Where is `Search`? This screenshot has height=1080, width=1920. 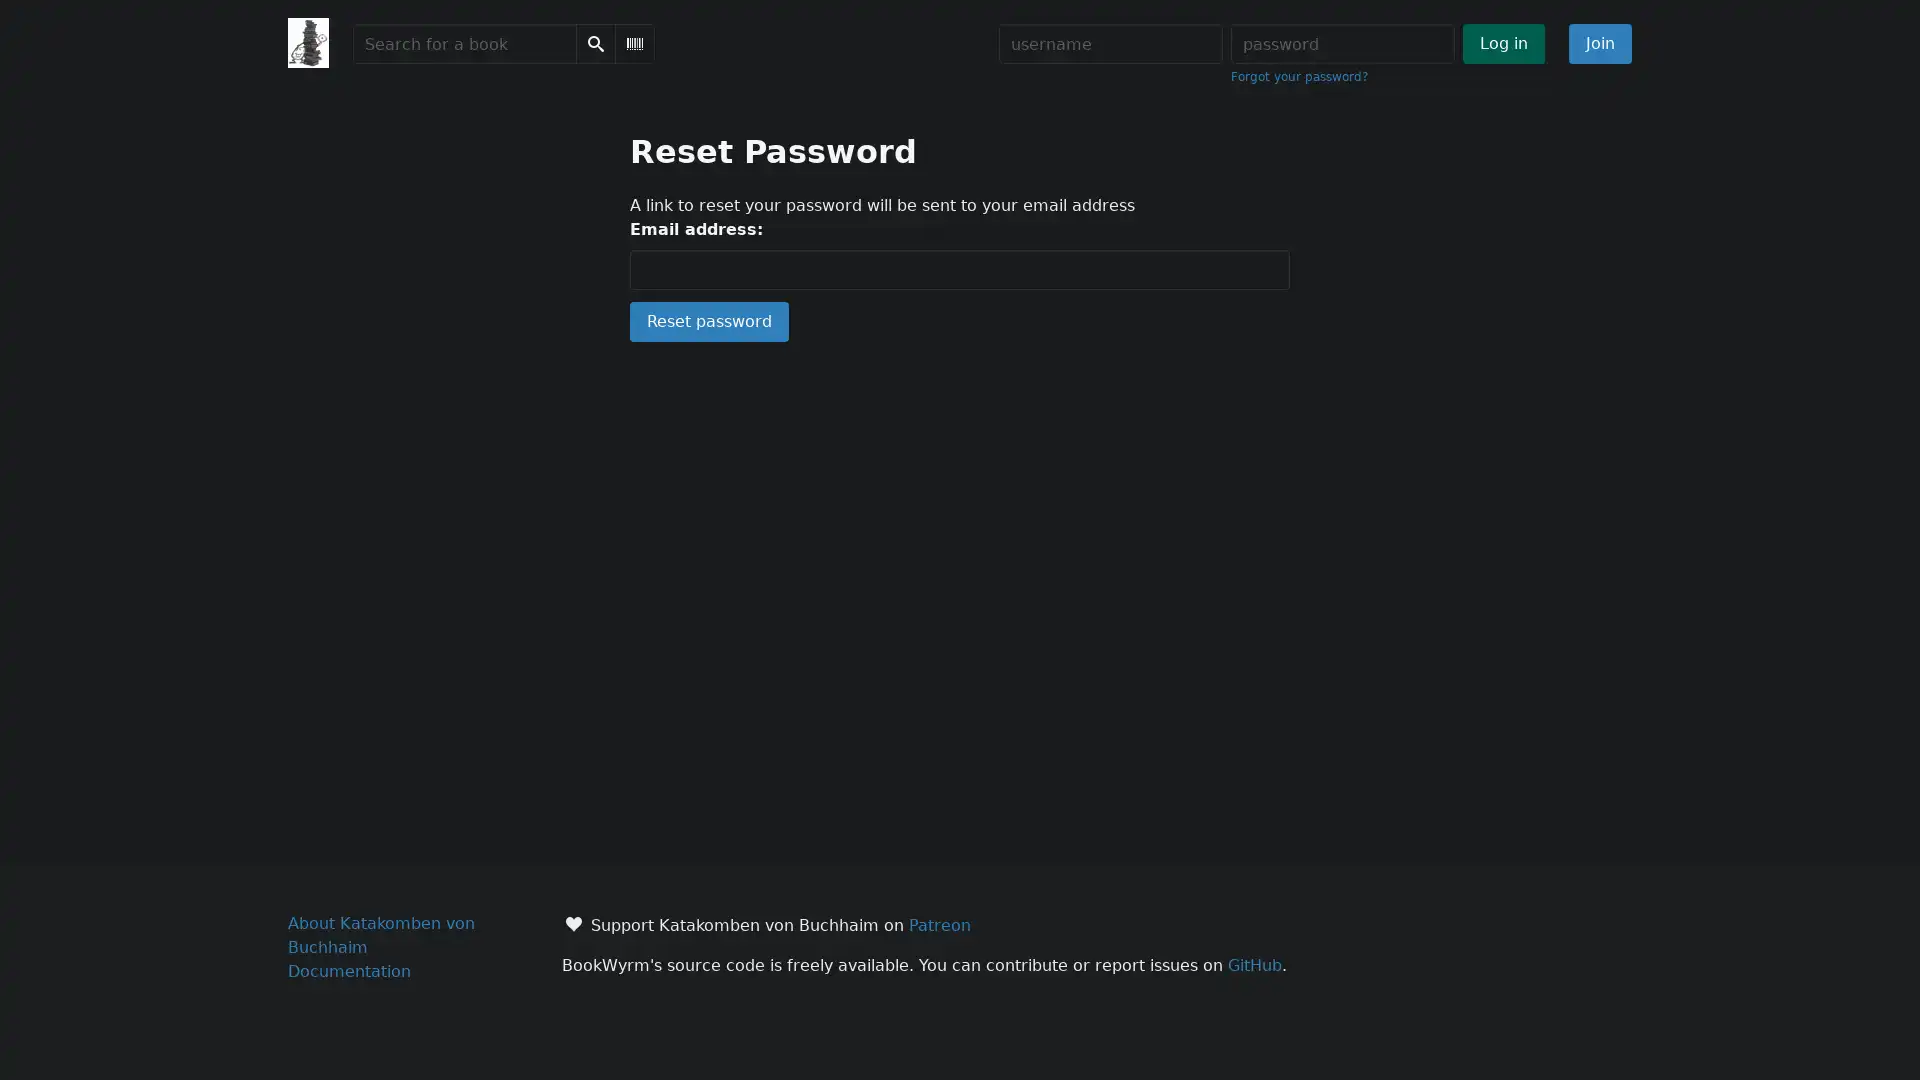
Search is located at coordinates (594, 43).